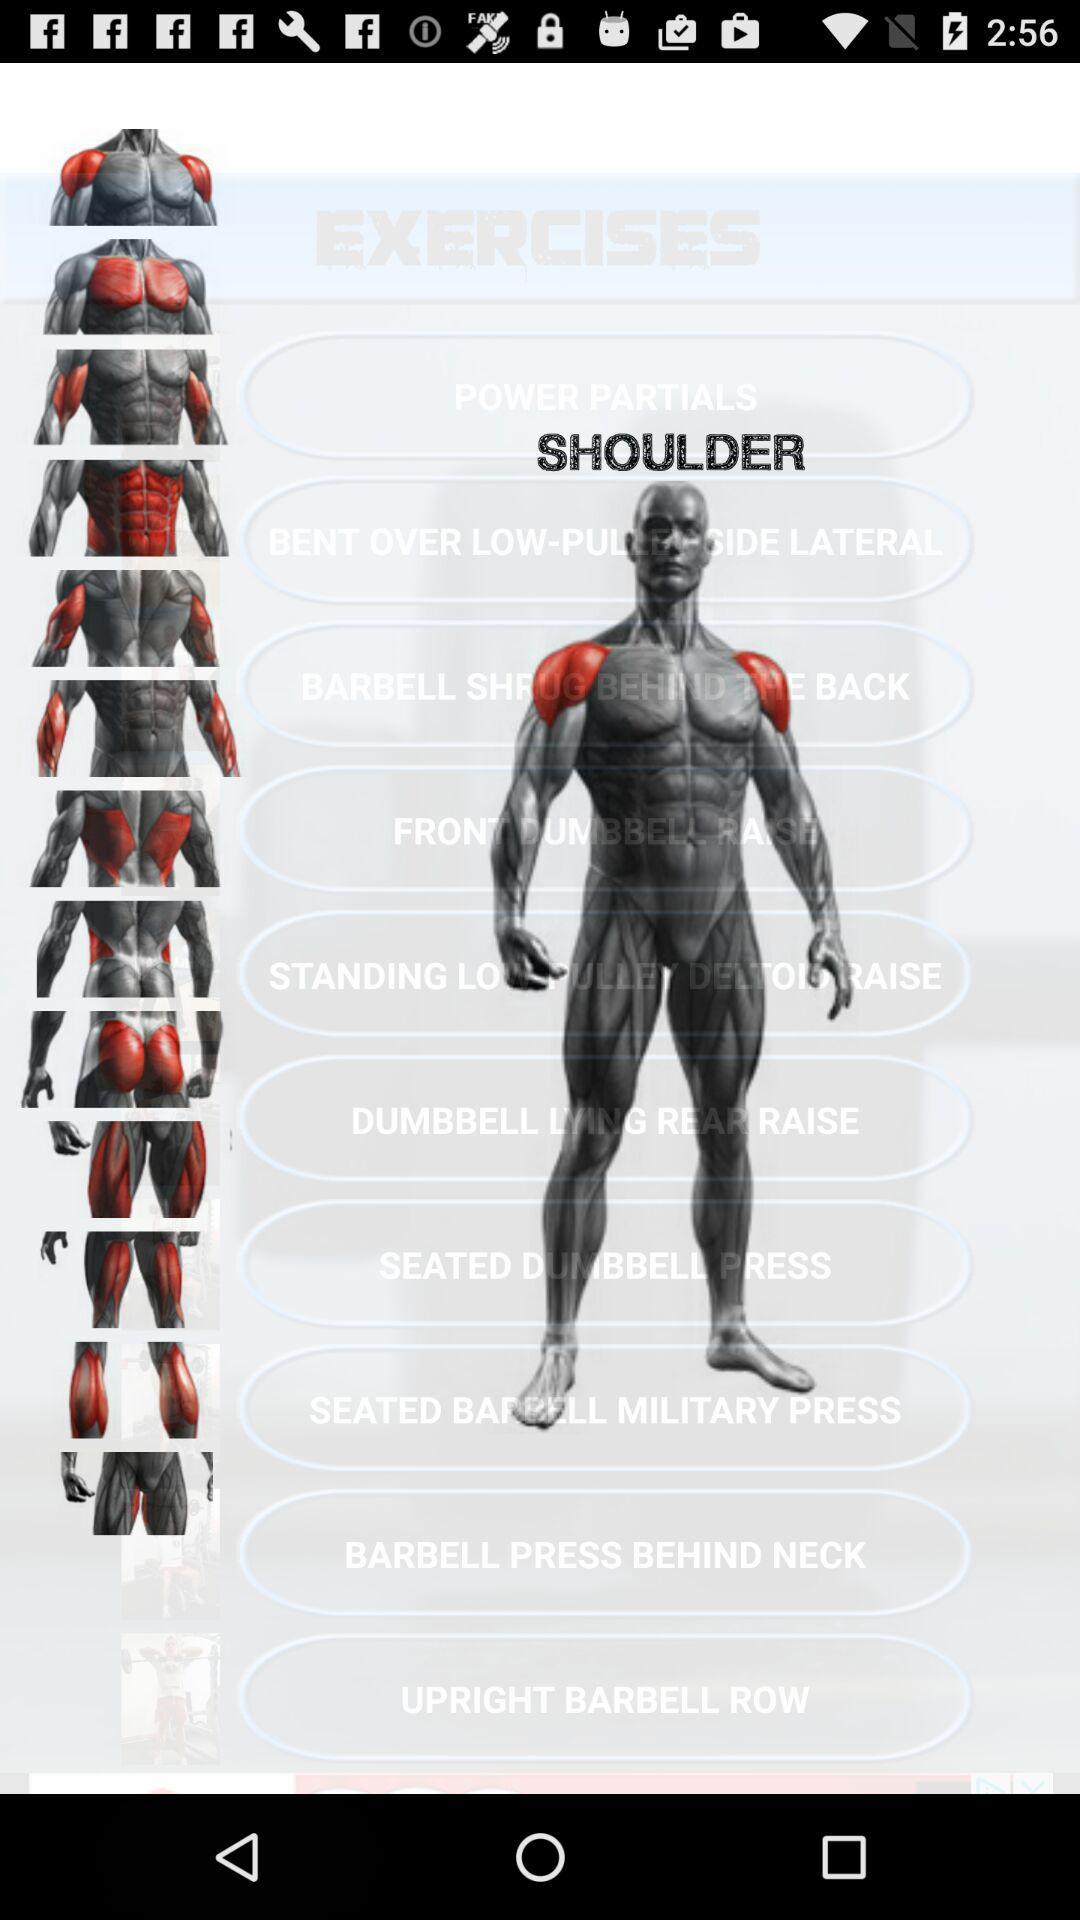  What do you see at coordinates (131, 941) in the screenshot?
I see `target obliques` at bounding box center [131, 941].